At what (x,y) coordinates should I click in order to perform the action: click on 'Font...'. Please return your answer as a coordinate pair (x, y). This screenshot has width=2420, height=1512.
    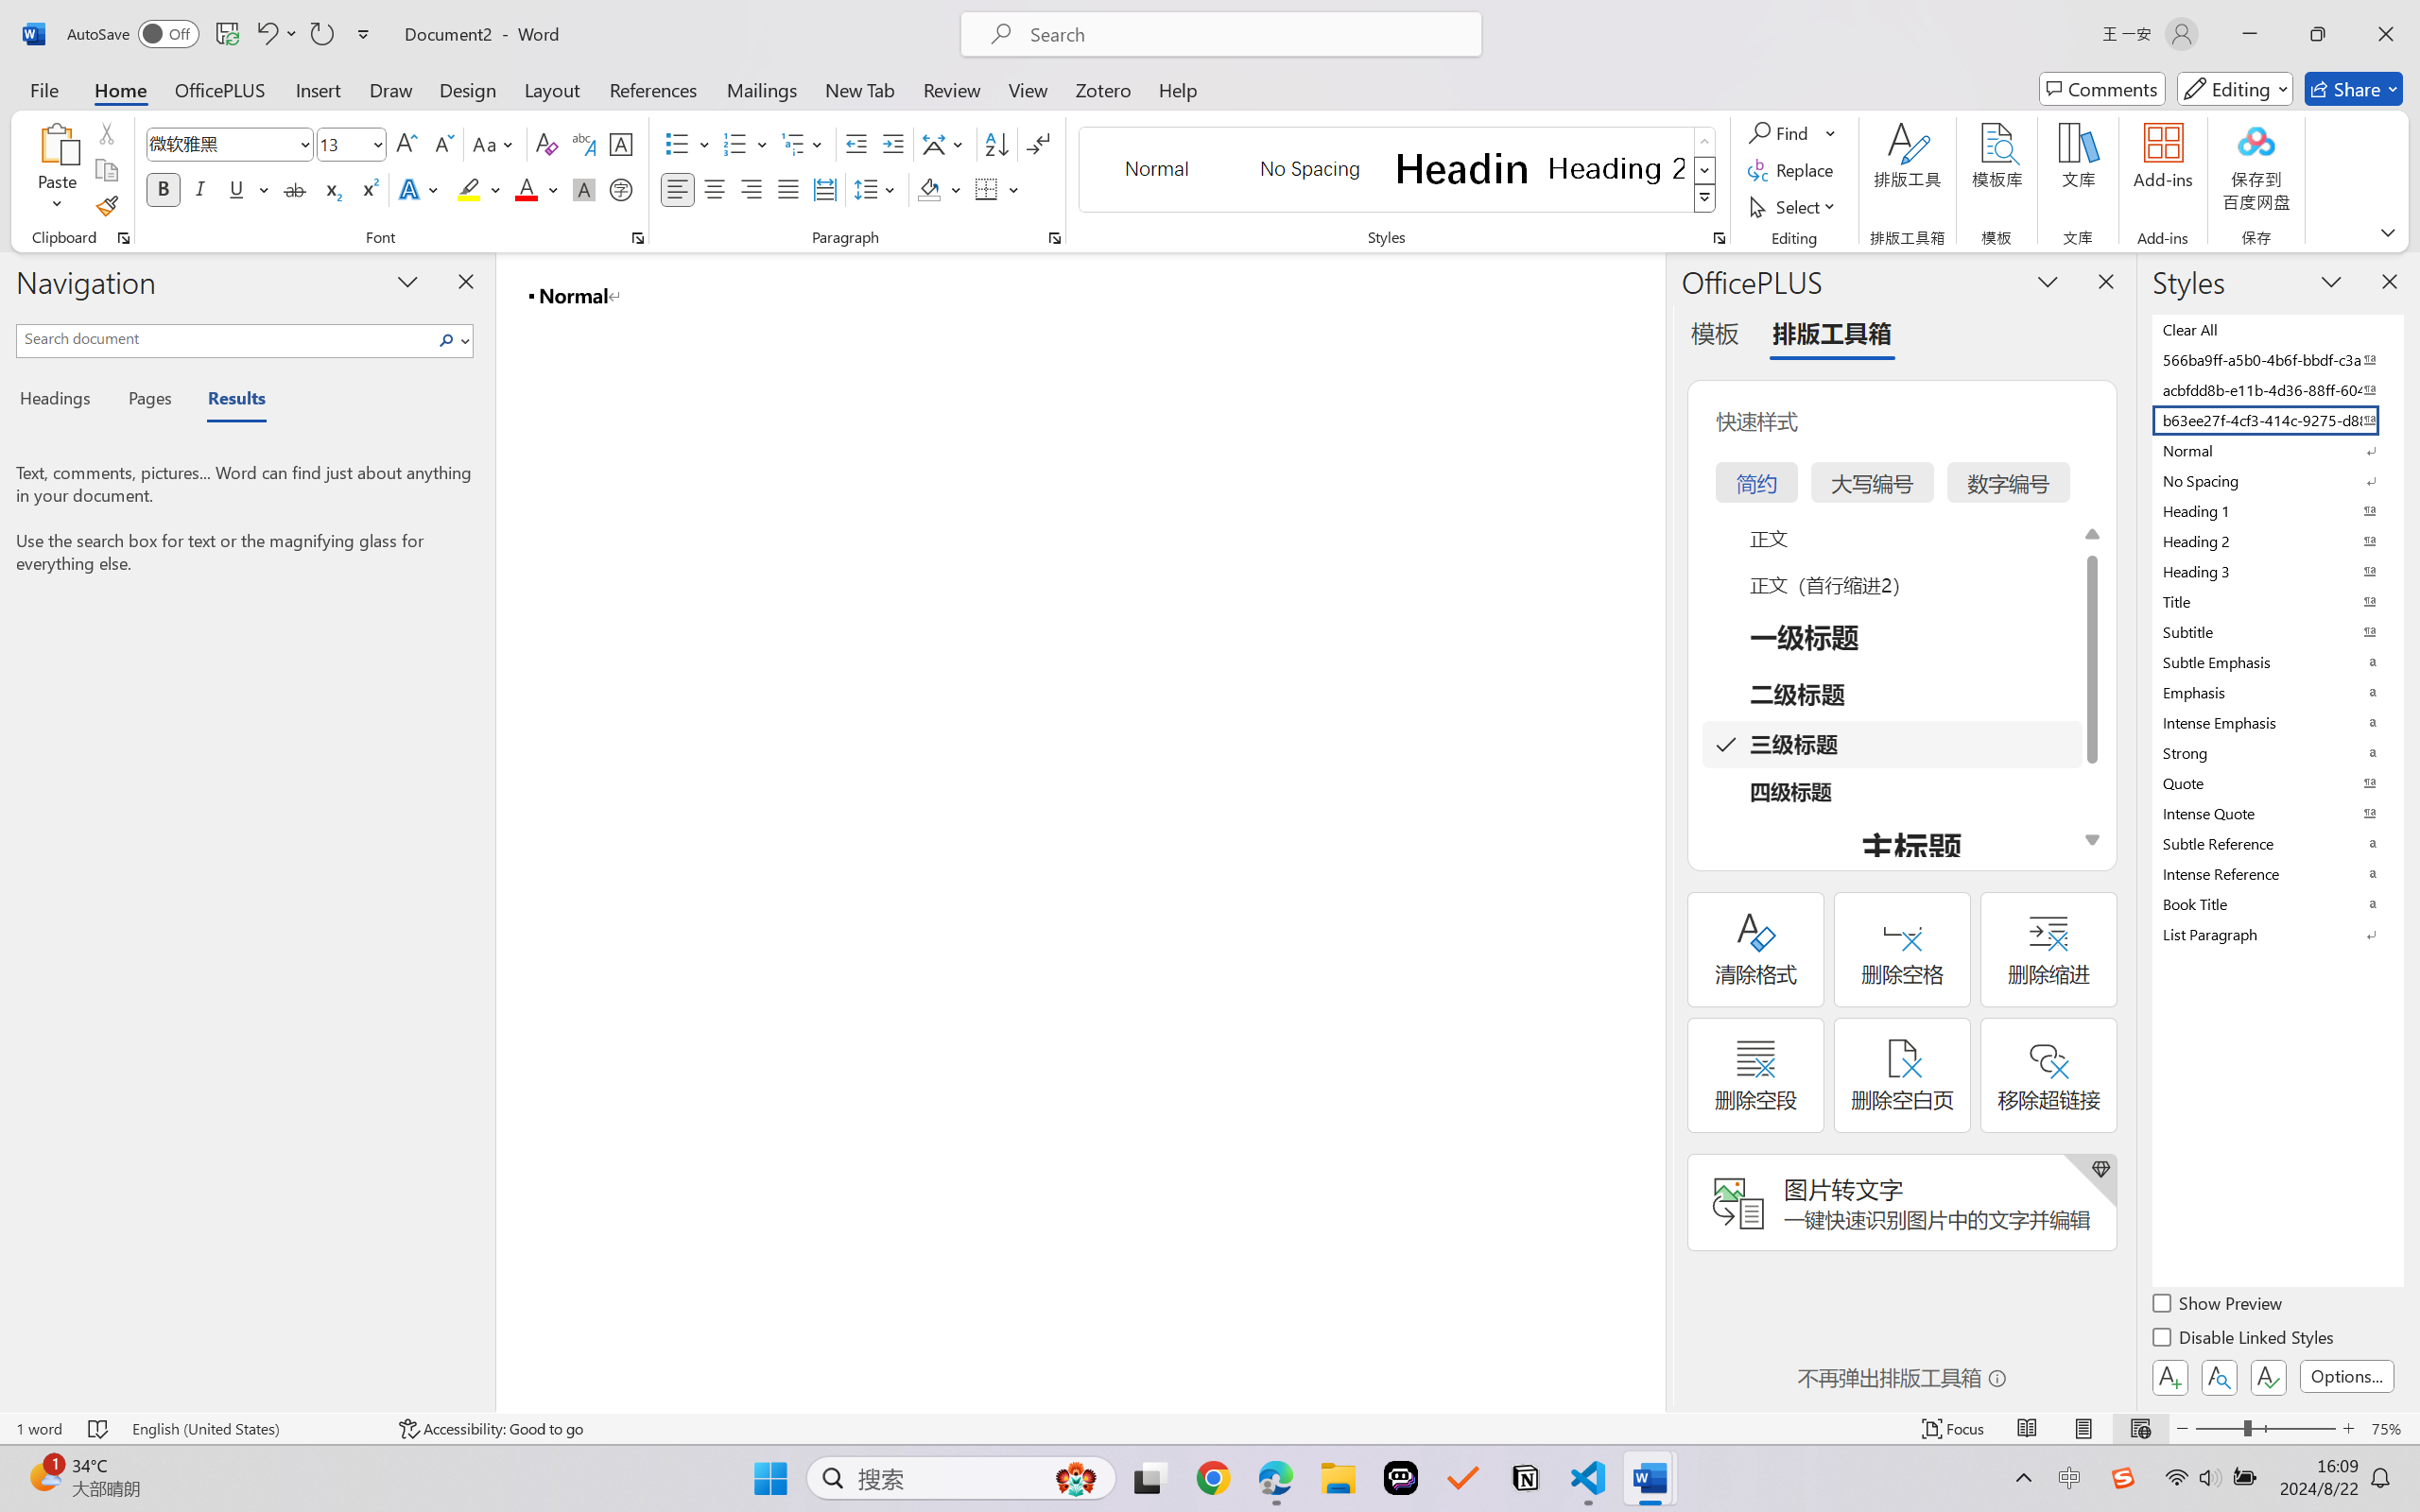
    Looking at the image, I should click on (637, 237).